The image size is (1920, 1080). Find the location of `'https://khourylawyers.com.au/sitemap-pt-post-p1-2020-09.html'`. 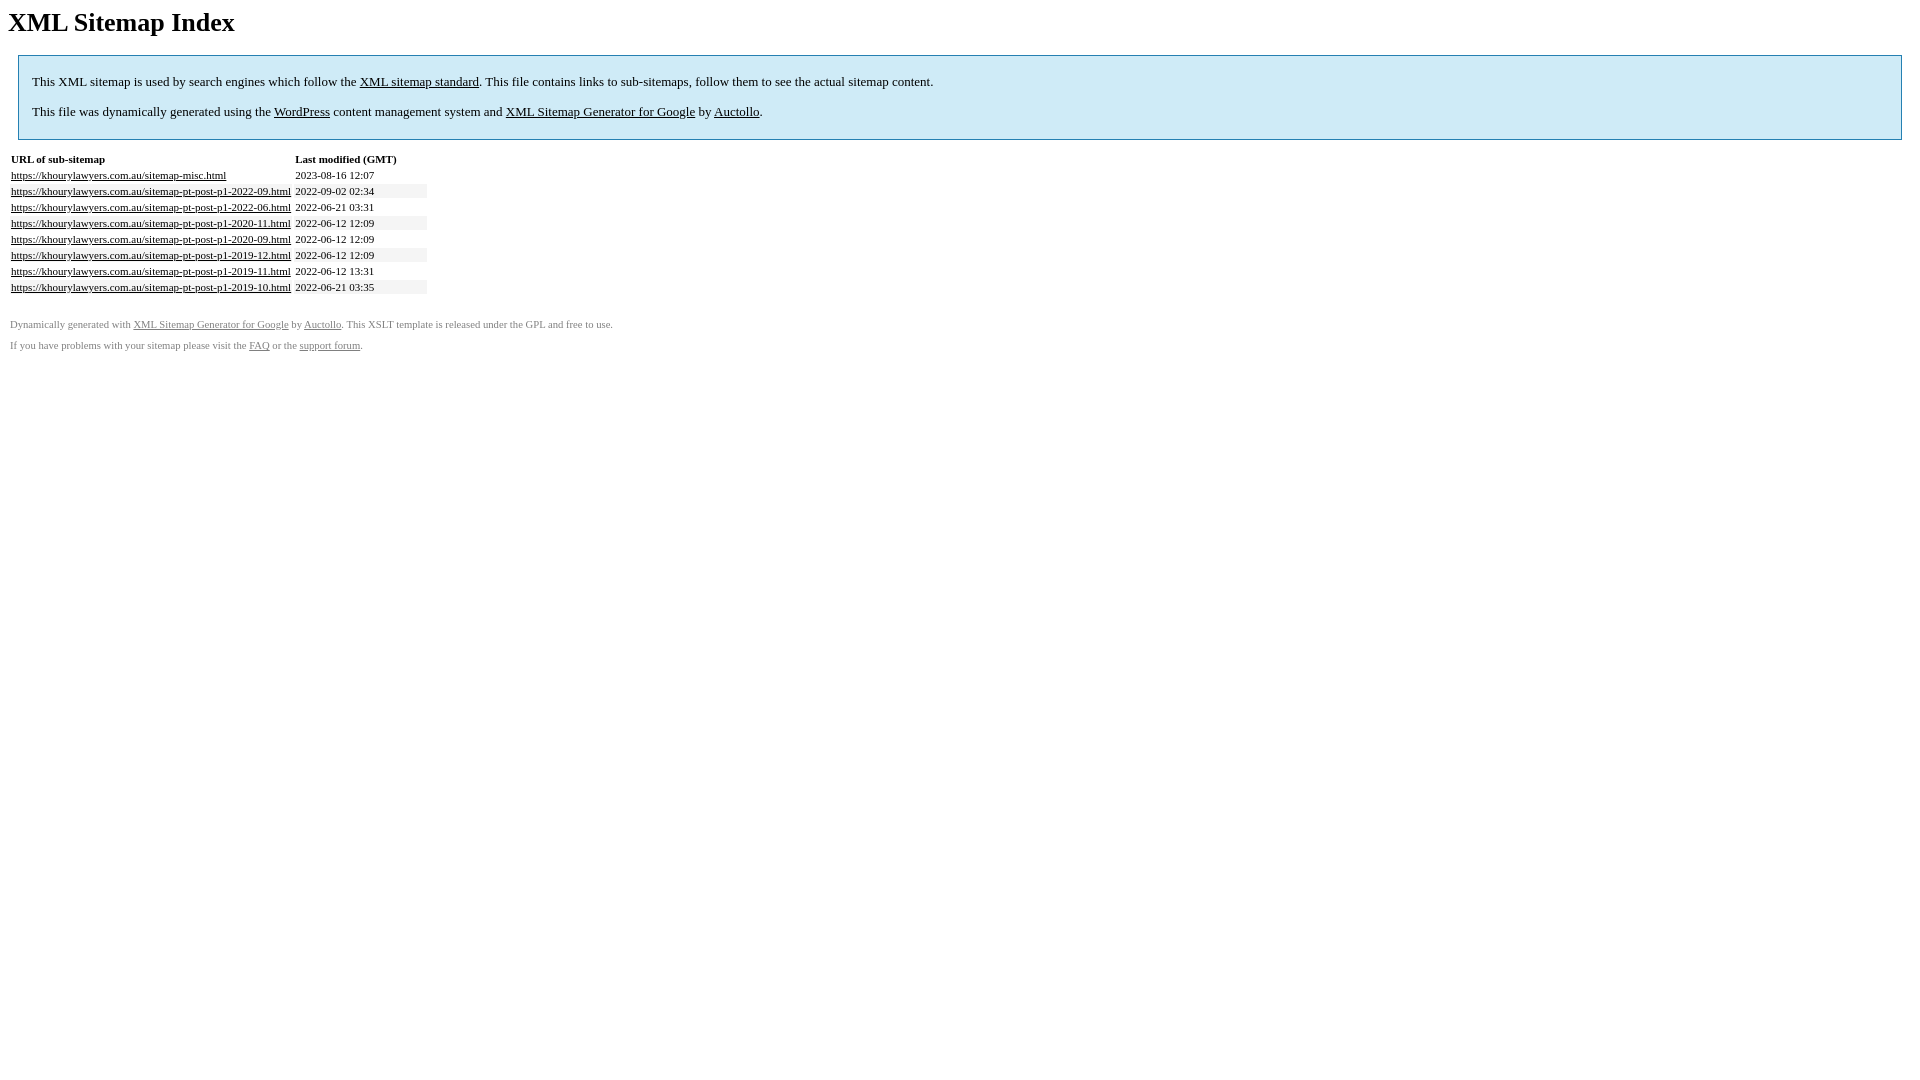

'https://khourylawyers.com.au/sitemap-pt-post-p1-2020-09.html' is located at coordinates (149, 238).